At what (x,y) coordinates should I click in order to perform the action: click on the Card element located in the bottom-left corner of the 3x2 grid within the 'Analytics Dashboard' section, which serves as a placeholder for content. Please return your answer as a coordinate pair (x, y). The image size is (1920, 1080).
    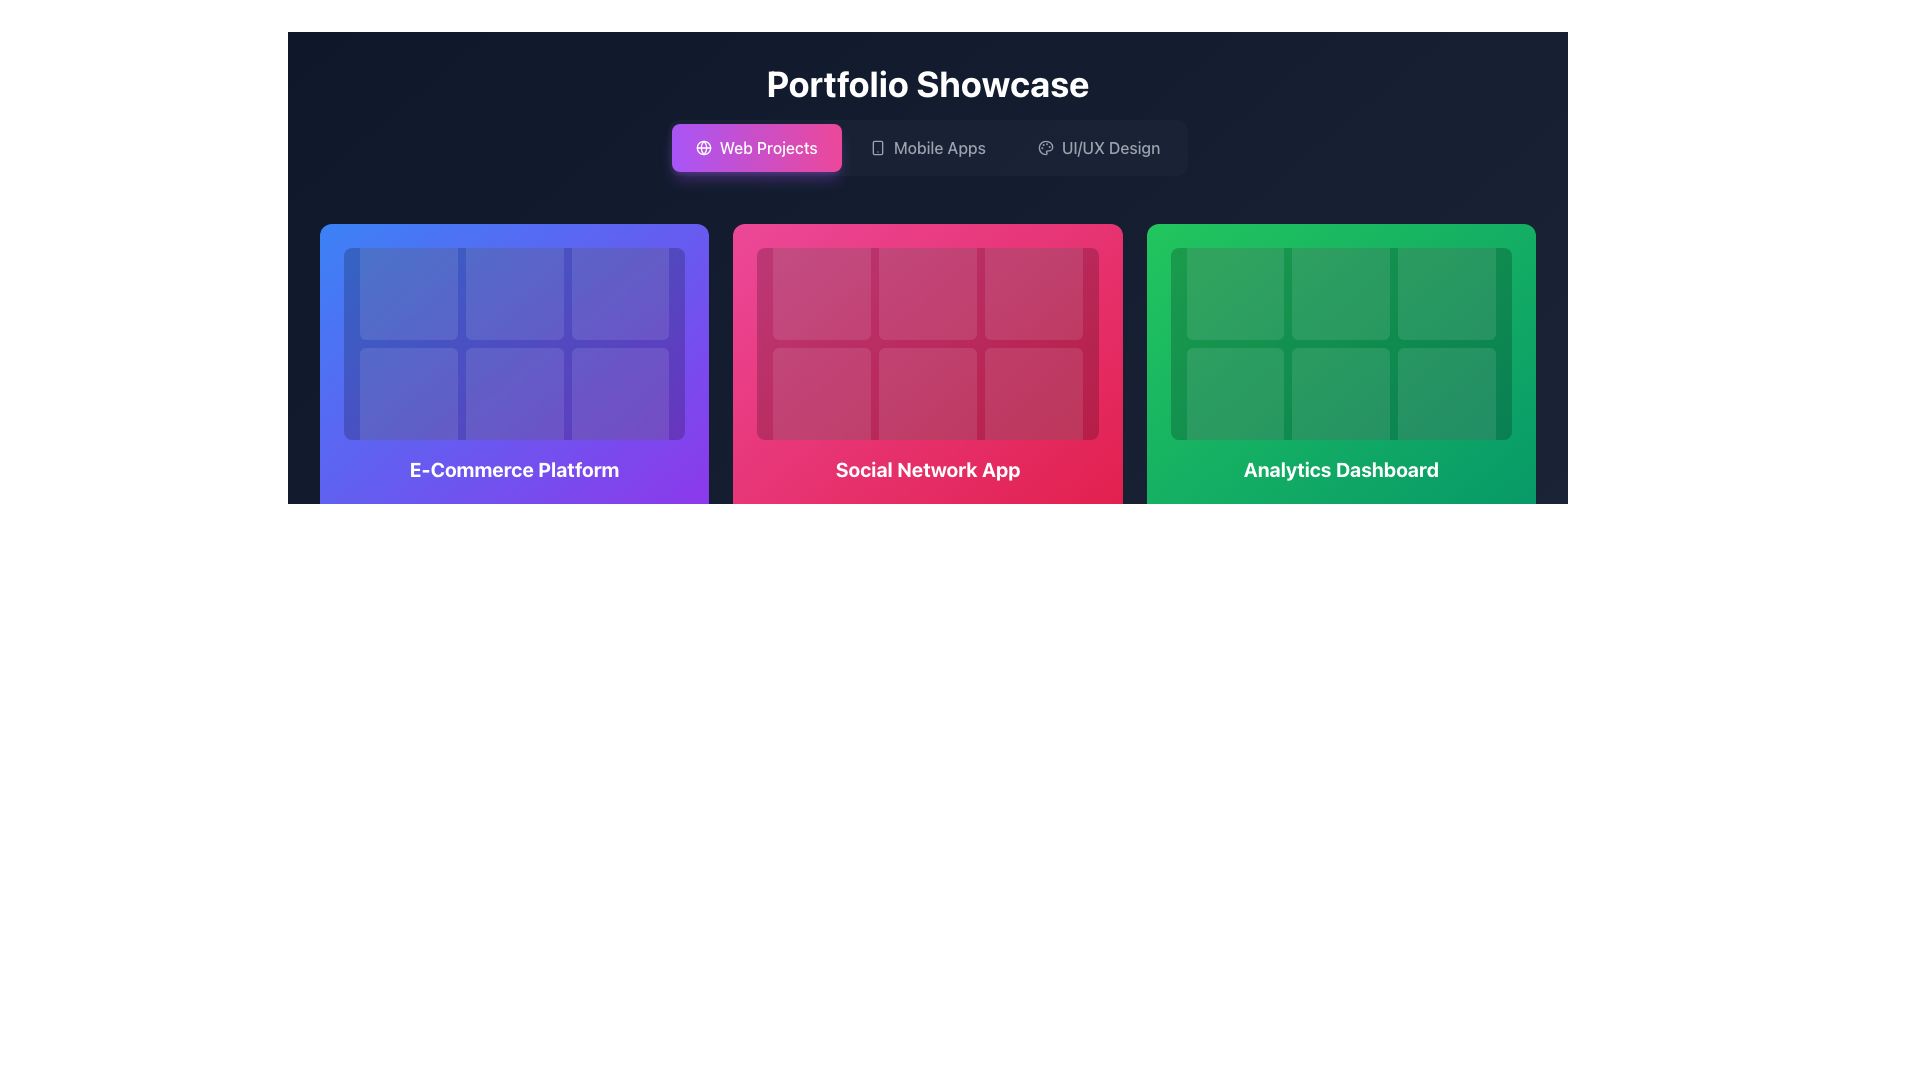
    Looking at the image, I should click on (1234, 396).